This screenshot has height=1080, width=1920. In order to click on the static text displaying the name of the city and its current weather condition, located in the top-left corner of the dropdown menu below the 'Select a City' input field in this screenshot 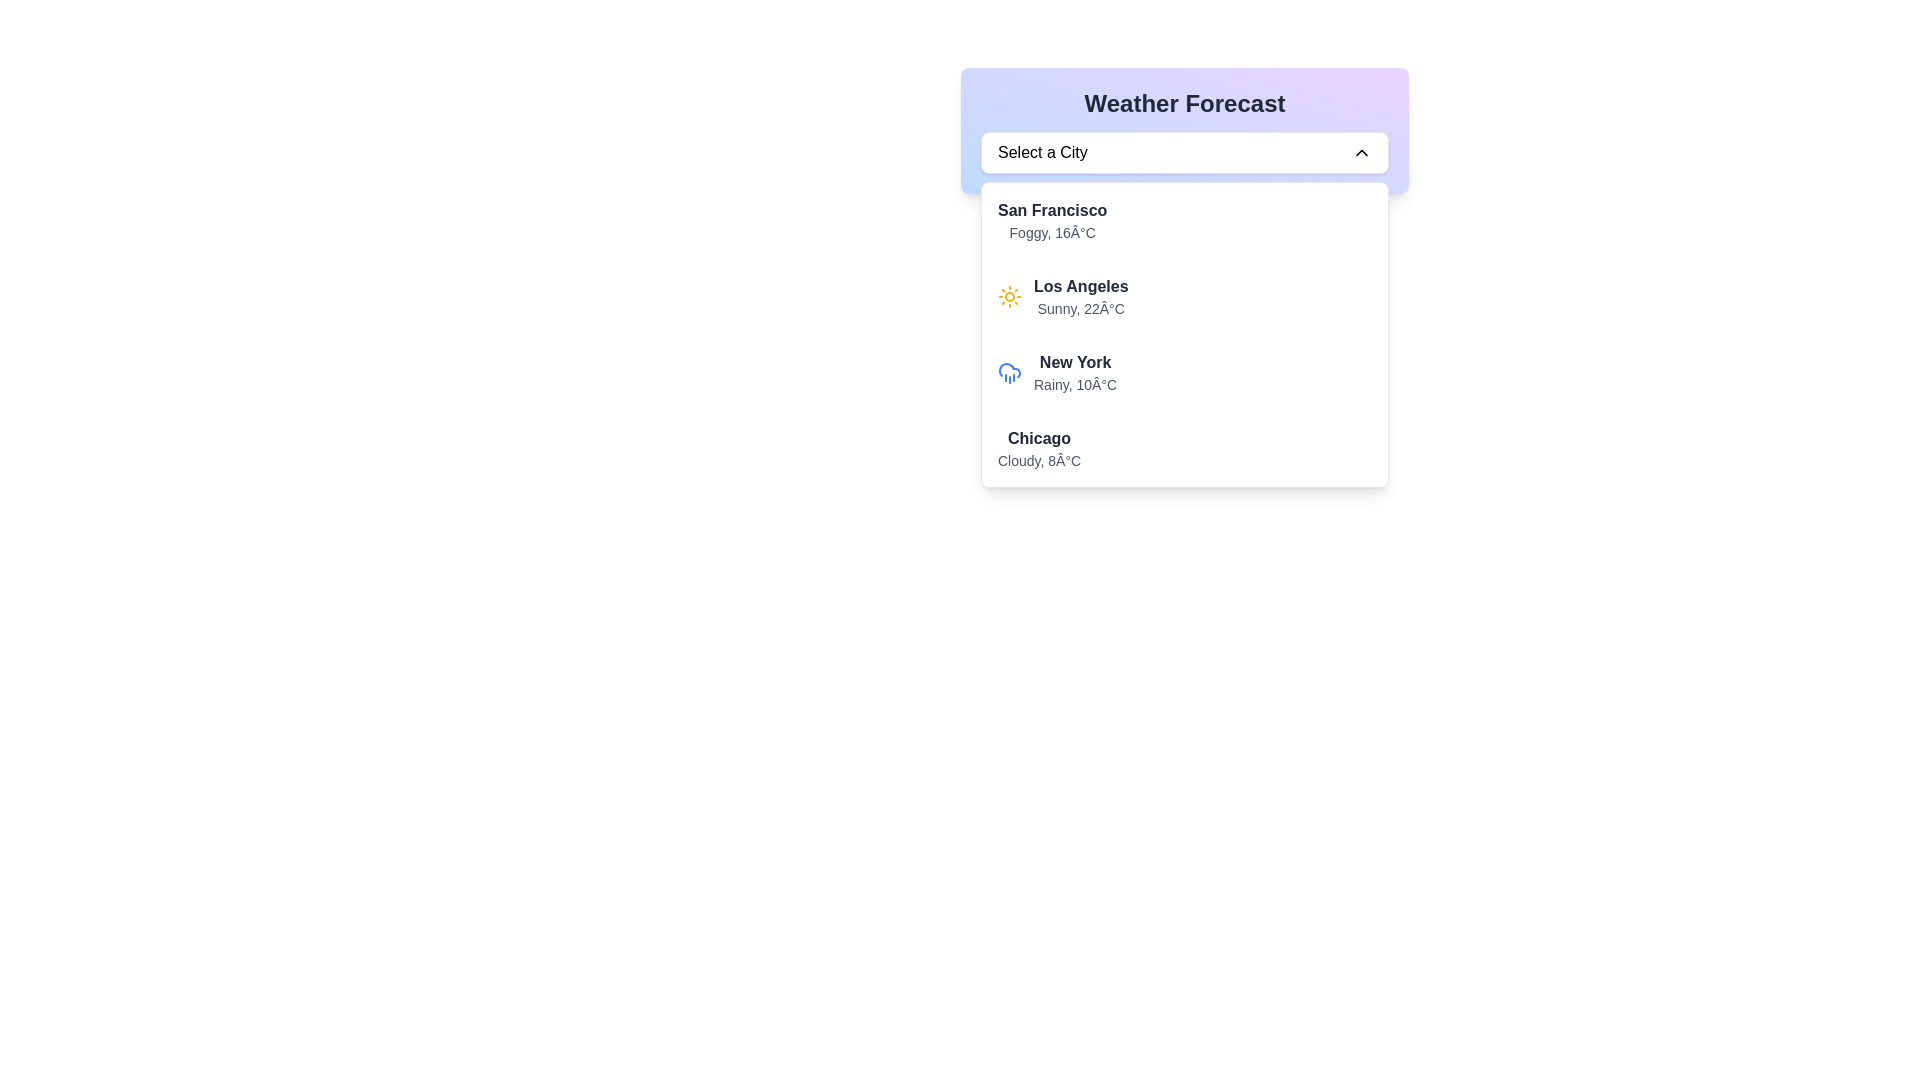, I will do `click(1051, 220)`.